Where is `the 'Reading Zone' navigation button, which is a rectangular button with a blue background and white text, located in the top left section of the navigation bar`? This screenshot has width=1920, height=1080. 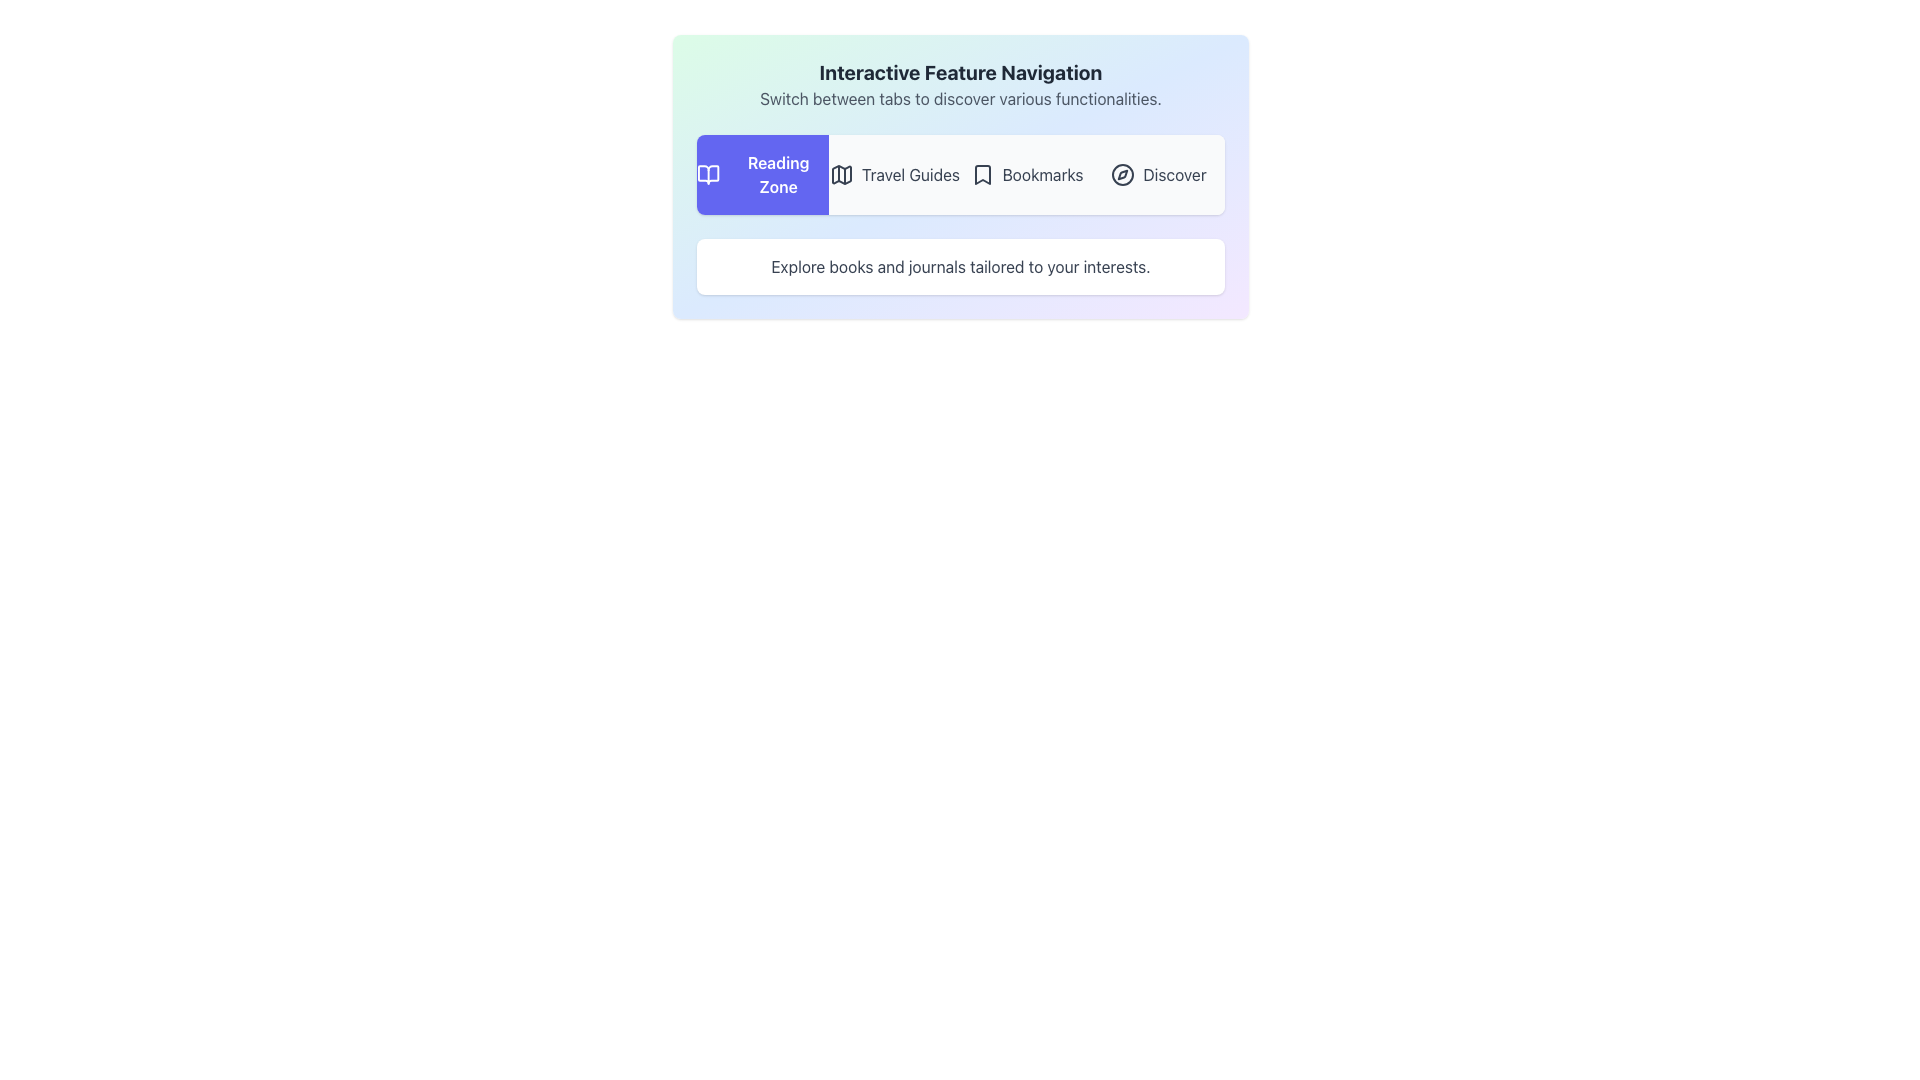 the 'Reading Zone' navigation button, which is a rectangular button with a blue background and white text, located in the top left section of the navigation bar is located at coordinates (762, 173).